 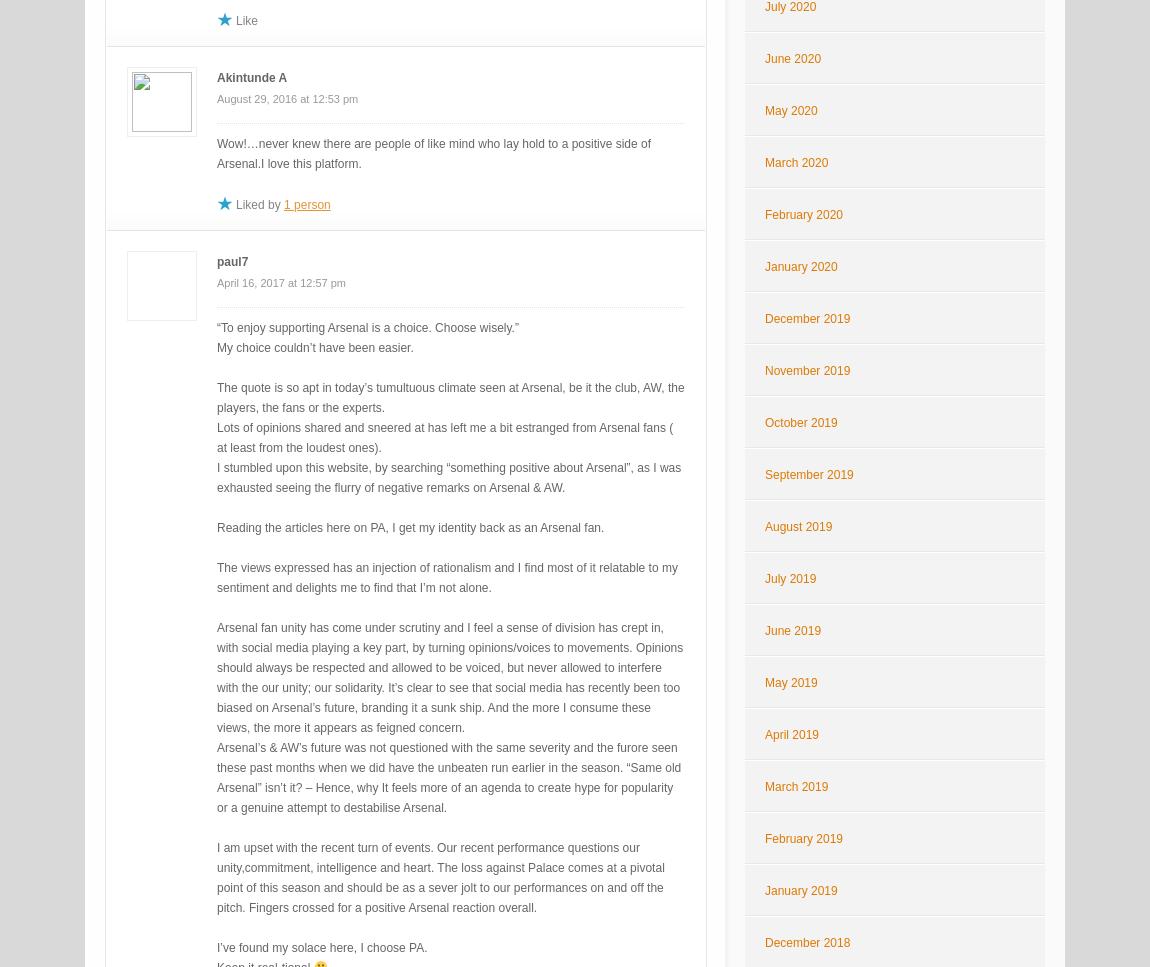 What do you see at coordinates (797, 527) in the screenshot?
I see `'August 2019'` at bounding box center [797, 527].